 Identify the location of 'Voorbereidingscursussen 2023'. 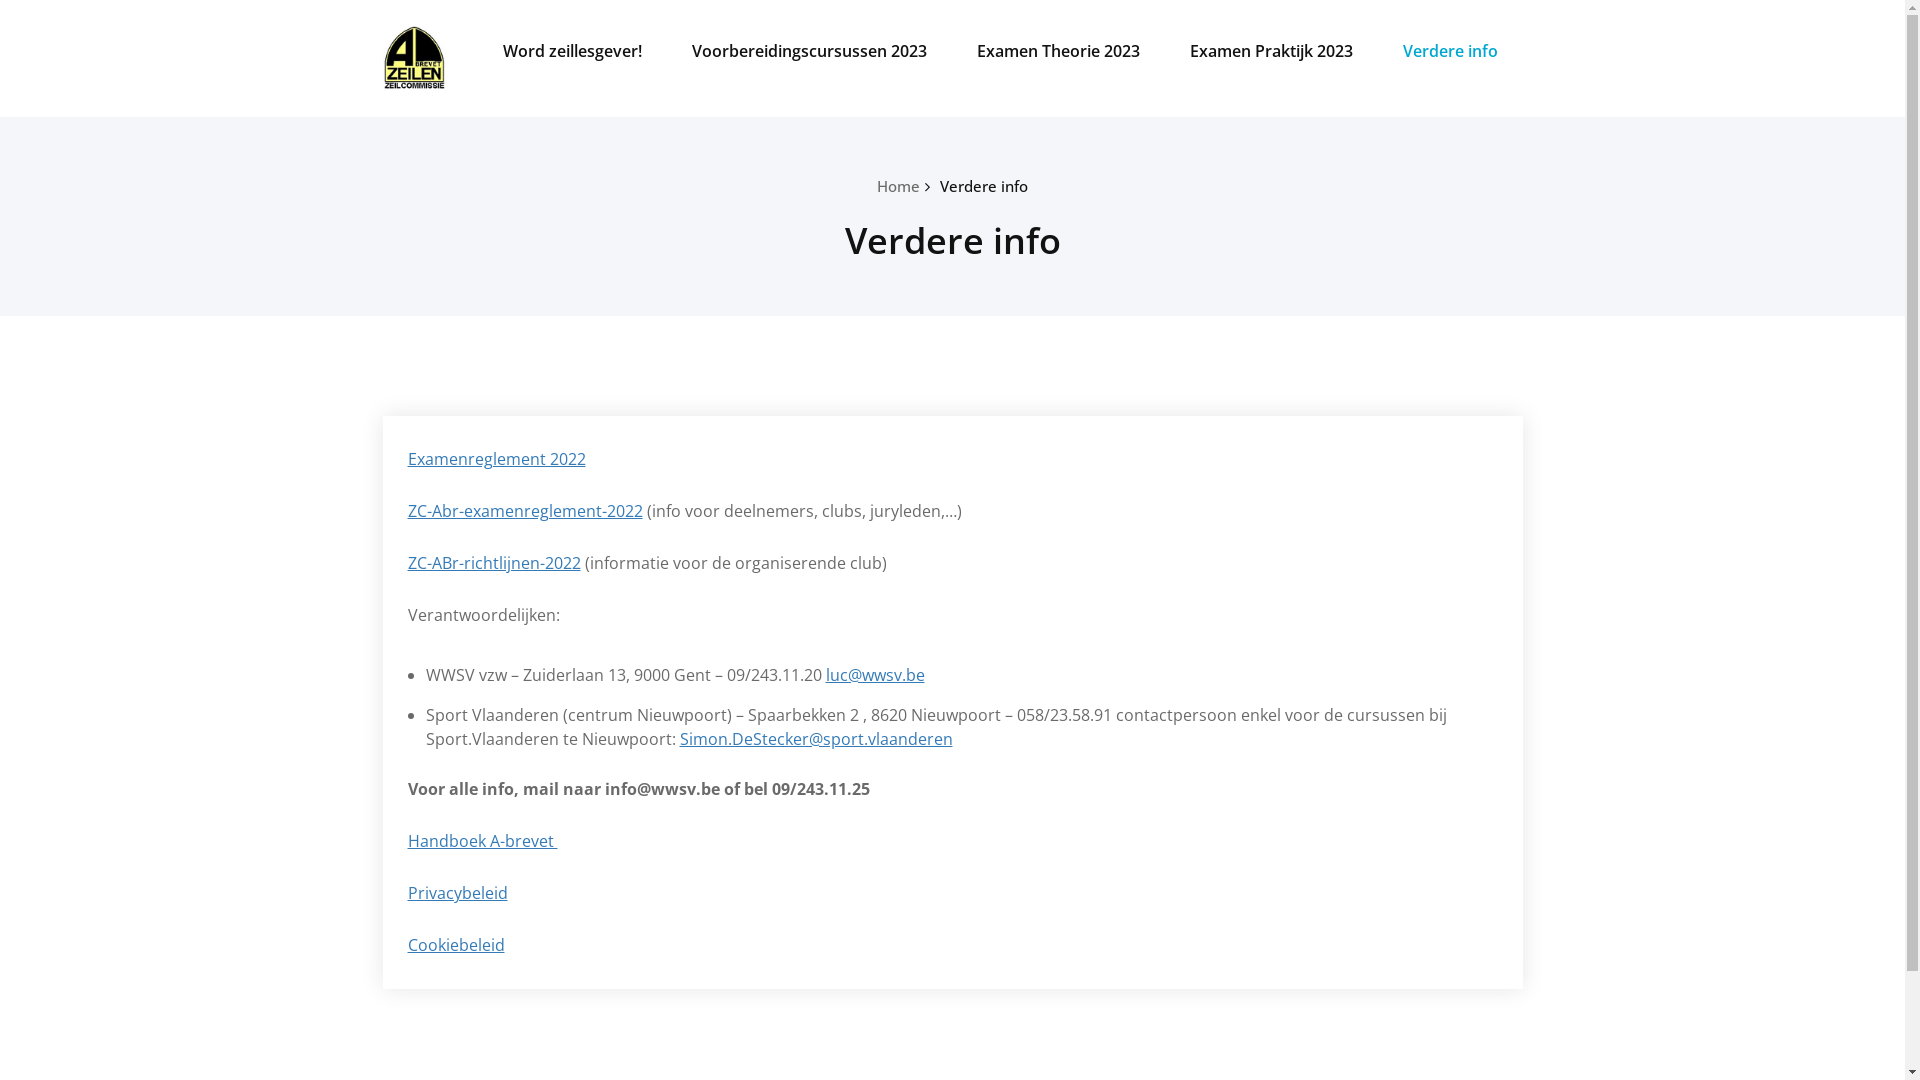
(808, 49).